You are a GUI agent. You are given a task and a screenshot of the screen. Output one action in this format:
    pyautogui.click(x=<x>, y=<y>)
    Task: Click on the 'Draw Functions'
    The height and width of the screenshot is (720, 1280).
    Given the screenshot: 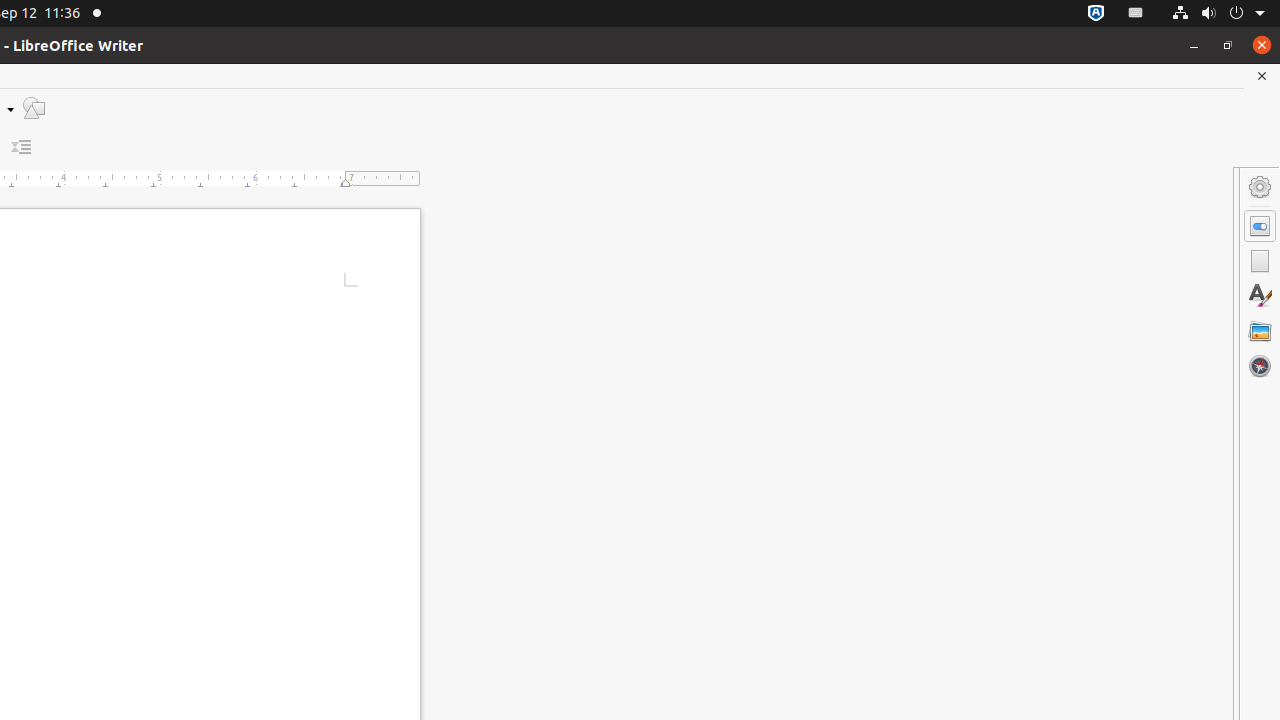 What is the action you would take?
    pyautogui.click(x=33, y=108)
    